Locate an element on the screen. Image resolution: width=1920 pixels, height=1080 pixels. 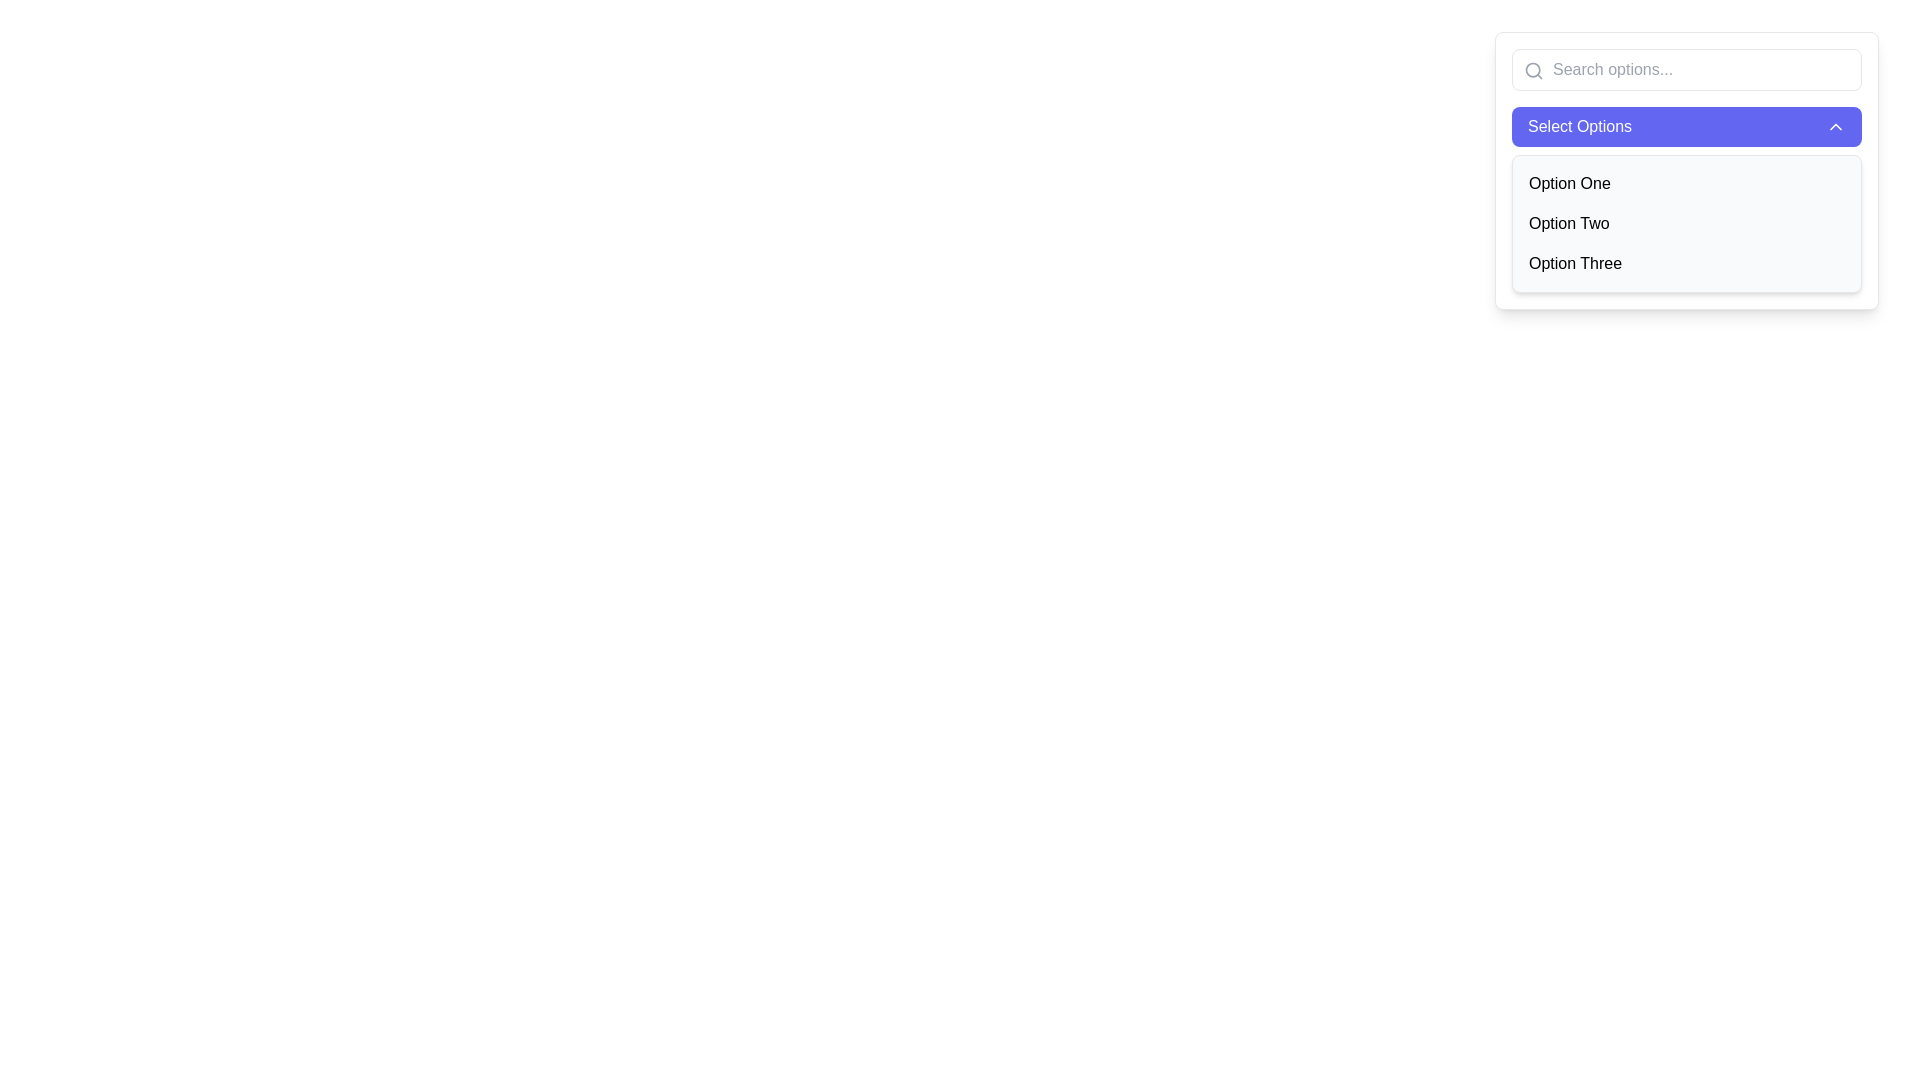
'Option Two' in the dropdown menu located centrally under the title 'Select Options' is located at coordinates (1685, 169).